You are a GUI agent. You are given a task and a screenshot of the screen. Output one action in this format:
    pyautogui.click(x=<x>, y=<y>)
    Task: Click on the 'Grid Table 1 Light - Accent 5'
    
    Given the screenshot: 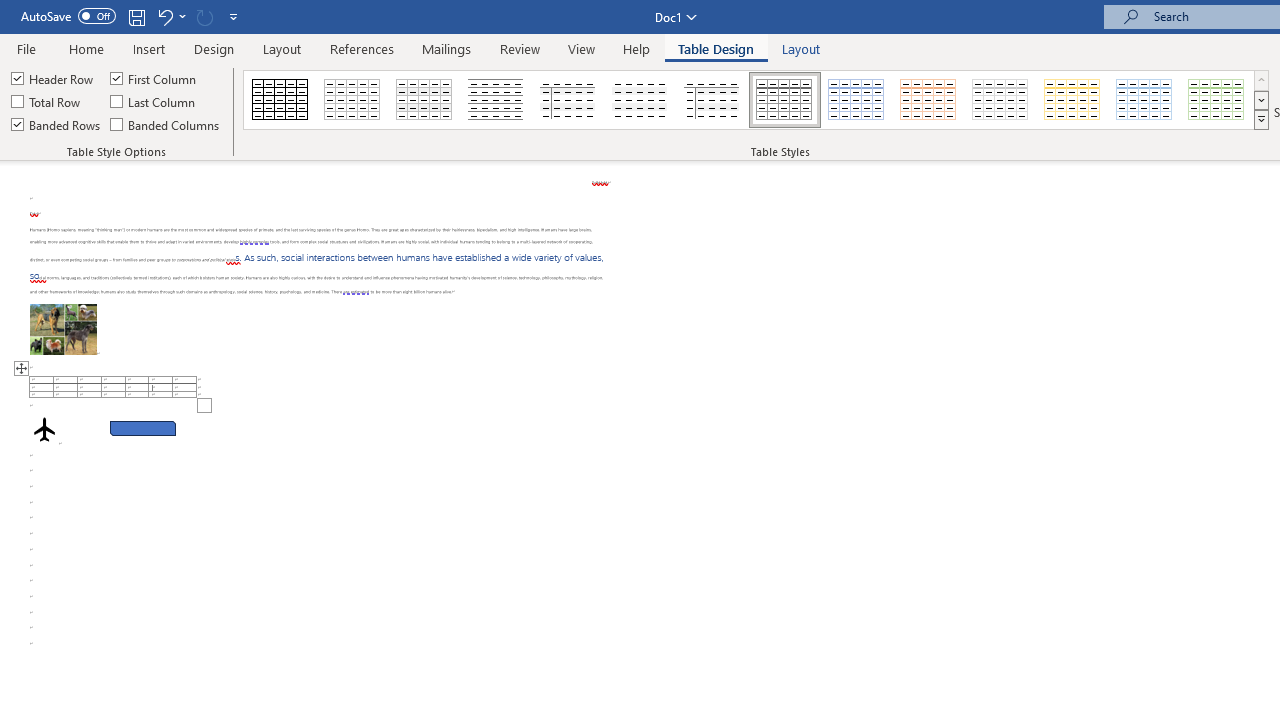 What is the action you would take?
    pyautogui.click(x=1144, y=100)
    